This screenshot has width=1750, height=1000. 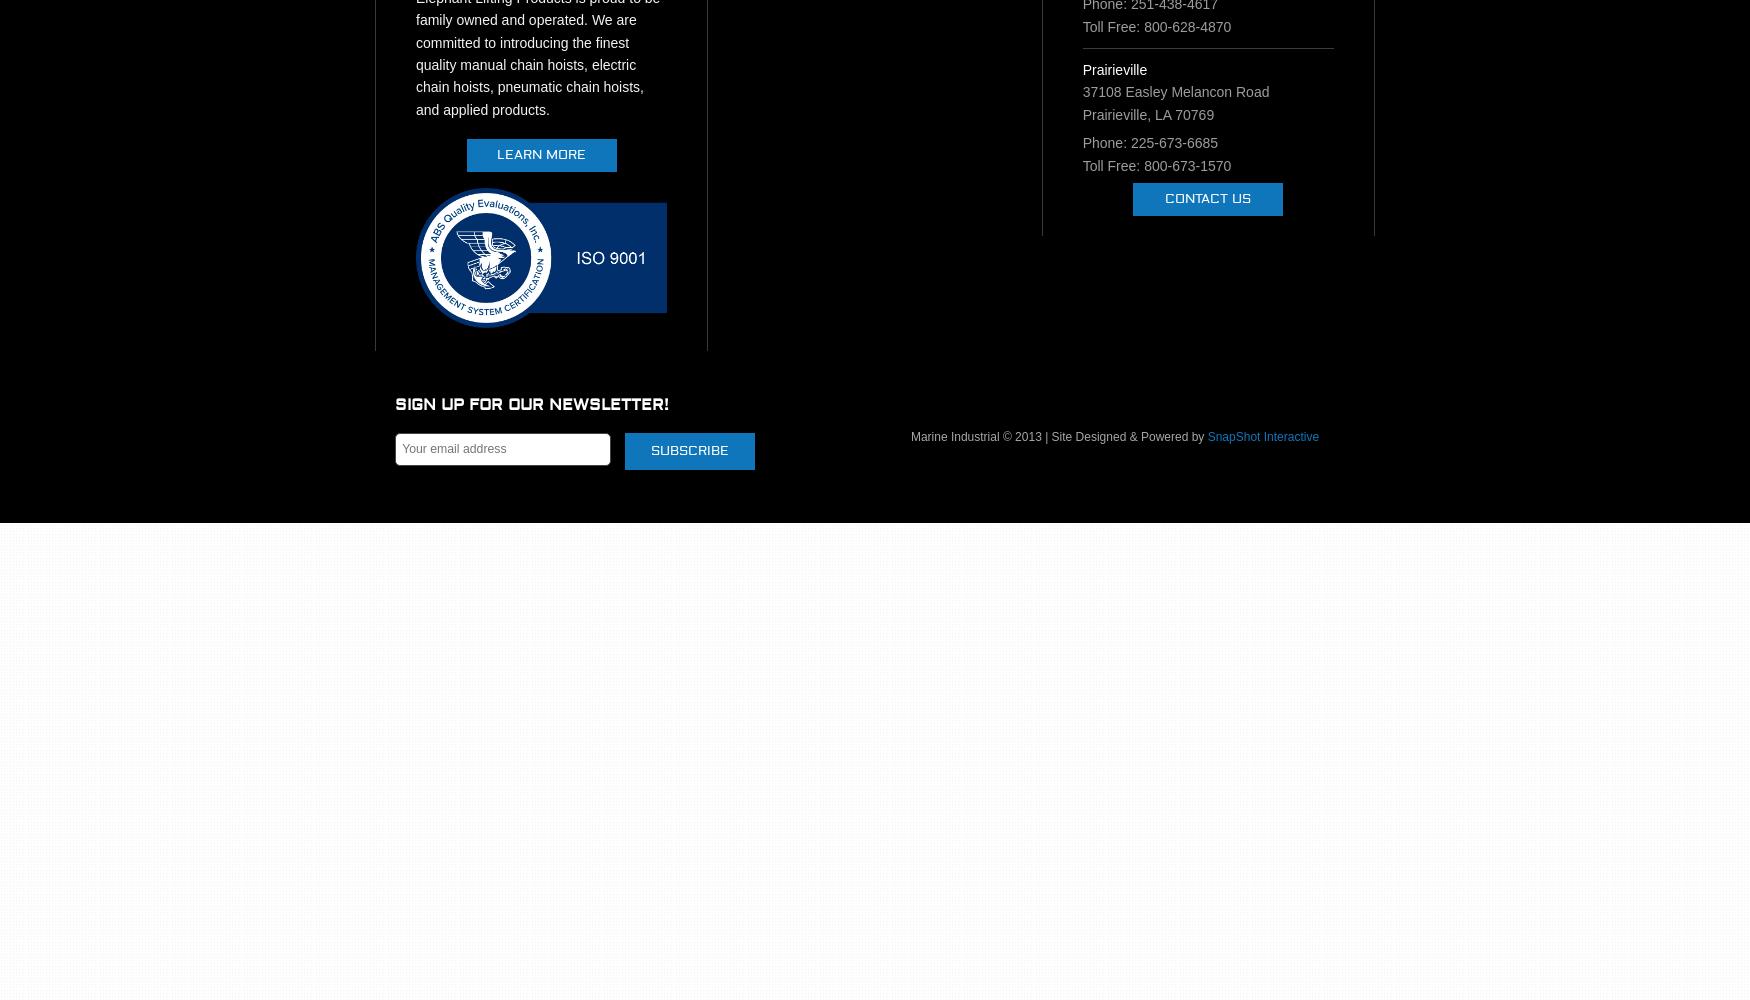 I want to click on '37108 Easley Melancon Road', so click(x=1174, y=91).